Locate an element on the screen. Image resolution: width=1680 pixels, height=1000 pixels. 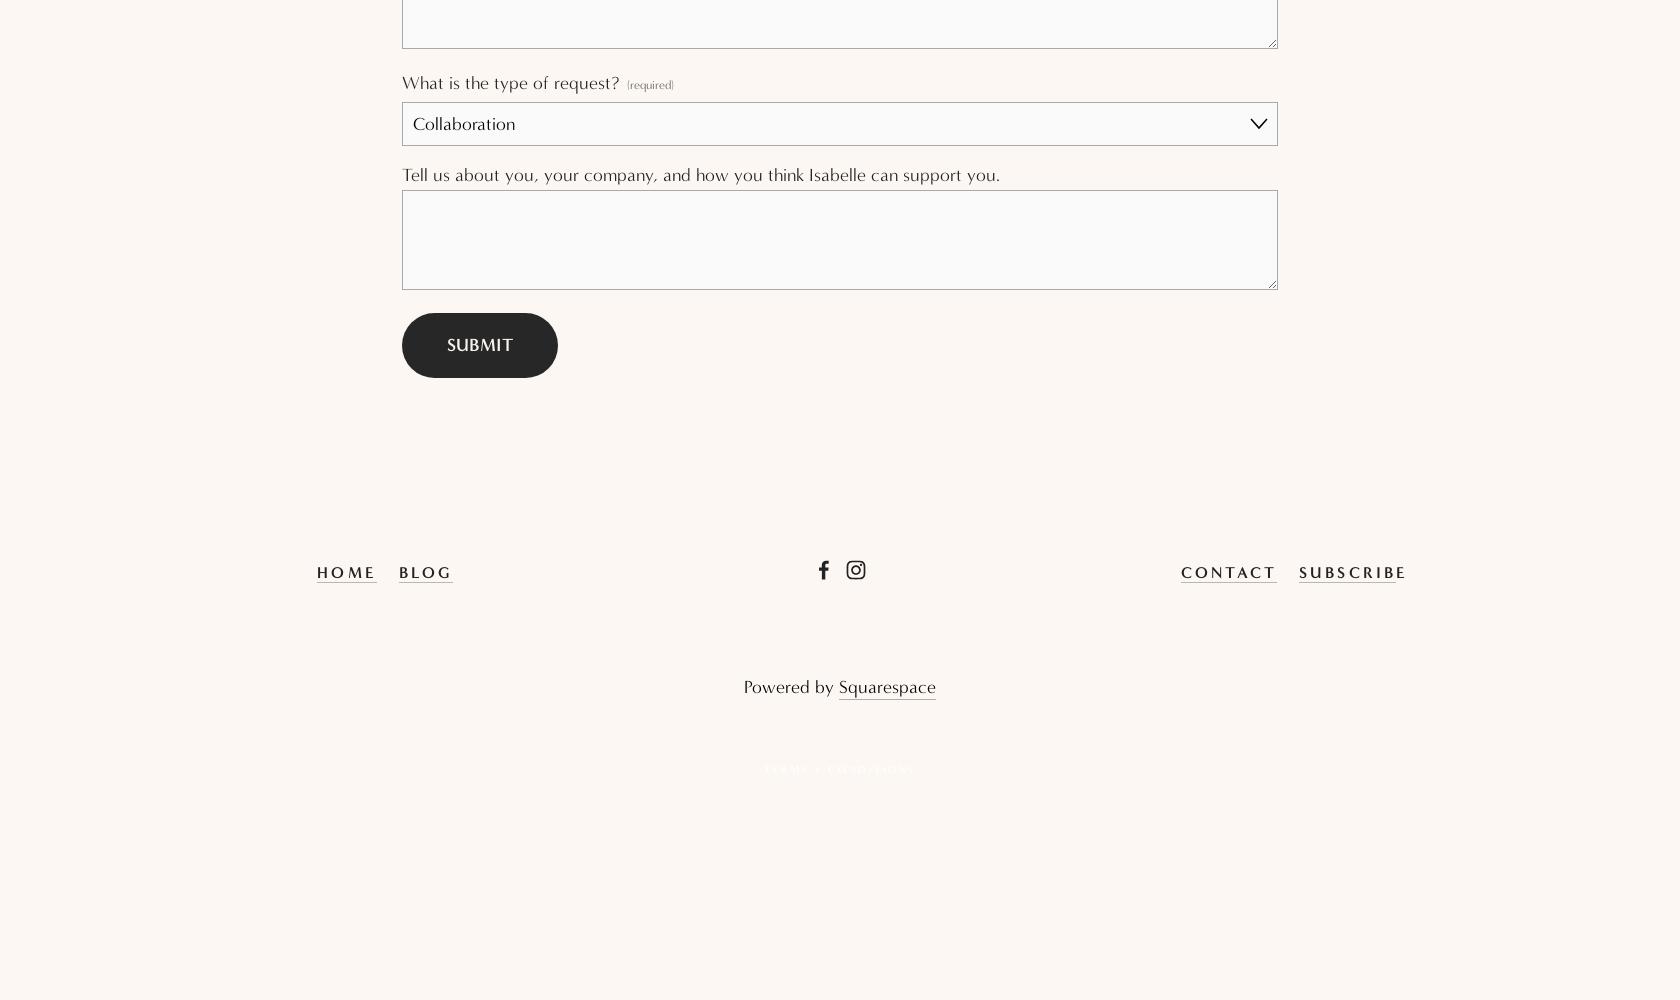
'Home' is located at coordinates (317, 570).